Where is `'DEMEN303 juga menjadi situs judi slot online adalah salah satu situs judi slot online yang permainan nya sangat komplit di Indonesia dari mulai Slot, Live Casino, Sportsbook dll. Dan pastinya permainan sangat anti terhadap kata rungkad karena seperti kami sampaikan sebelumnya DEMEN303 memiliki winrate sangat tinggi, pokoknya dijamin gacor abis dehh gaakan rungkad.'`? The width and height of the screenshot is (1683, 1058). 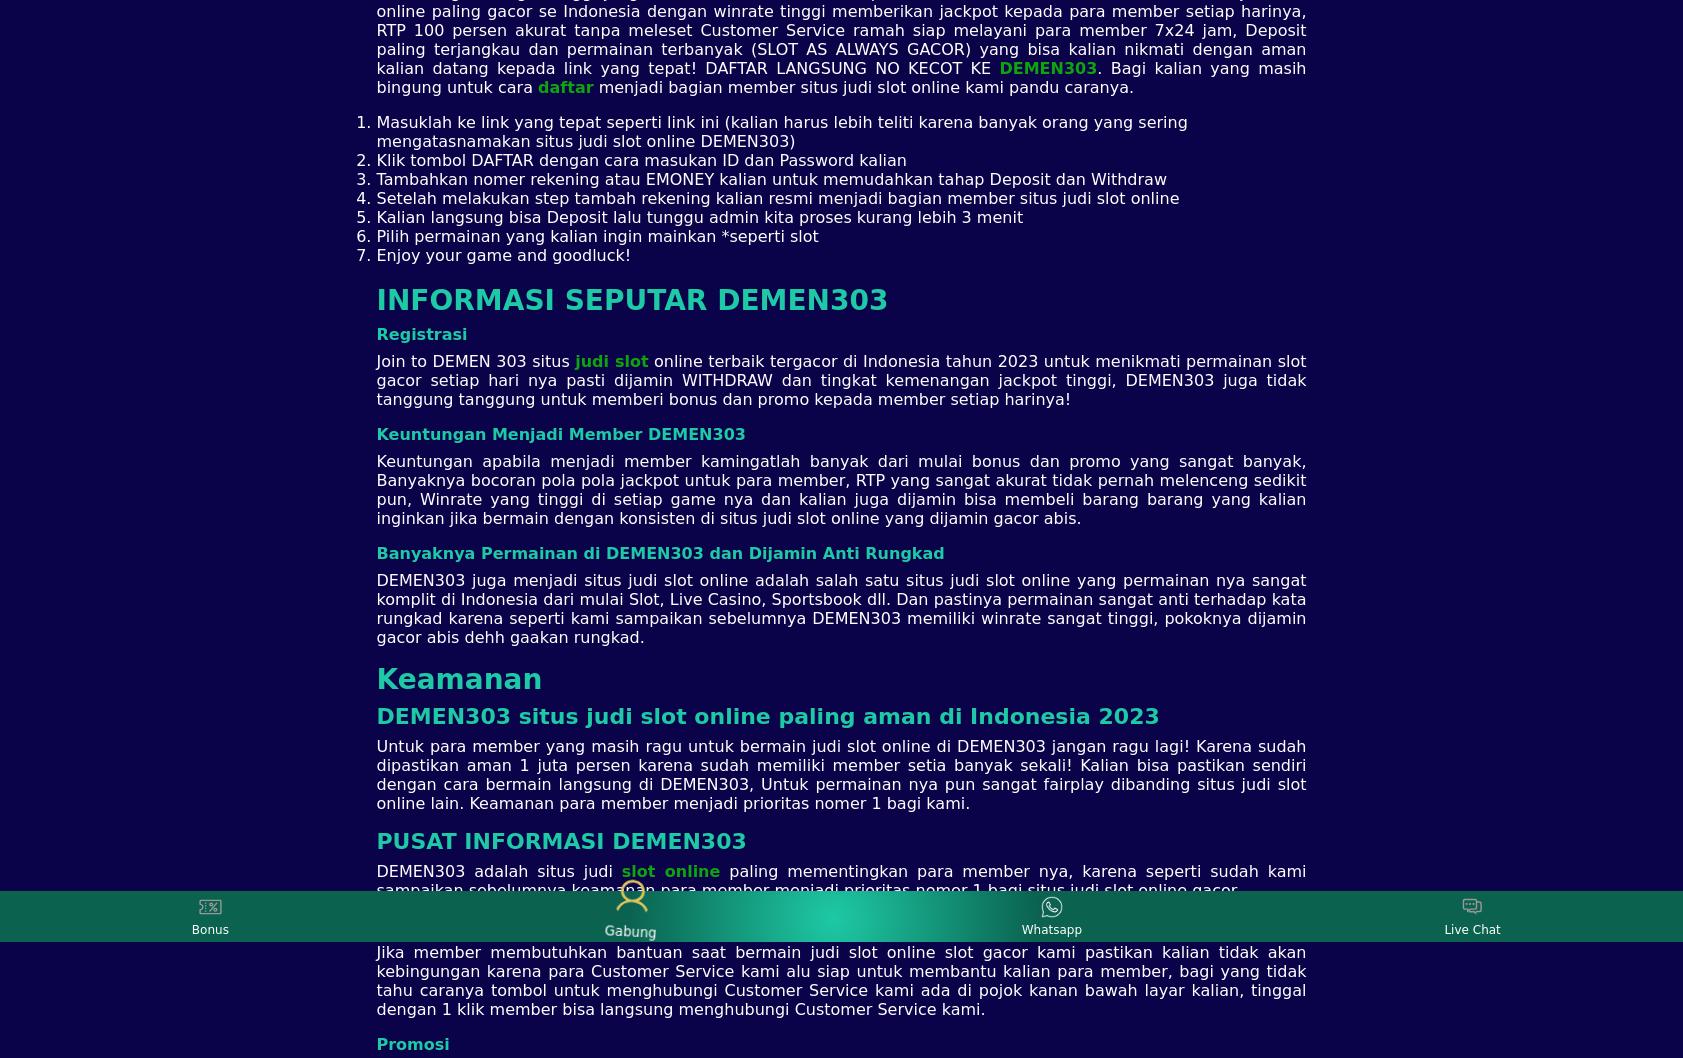 'DEMEN303 juga menjadi situs judi slot online adalah salah satu situs judi slot online yang permainan nya sangat komplit di Indonesia dari mulai Slot, Live Casino, Sportsbook dll. Dan pastinya permainan sangat anti terhadap kata rungkad karena seperti kami sampaikan sebelumnya DEMEN303 memiliki winrate sangat tinggi, pokoknya dijamin gacor abis dehh gaakan rungkad.' is located at coordinates (839, 608).